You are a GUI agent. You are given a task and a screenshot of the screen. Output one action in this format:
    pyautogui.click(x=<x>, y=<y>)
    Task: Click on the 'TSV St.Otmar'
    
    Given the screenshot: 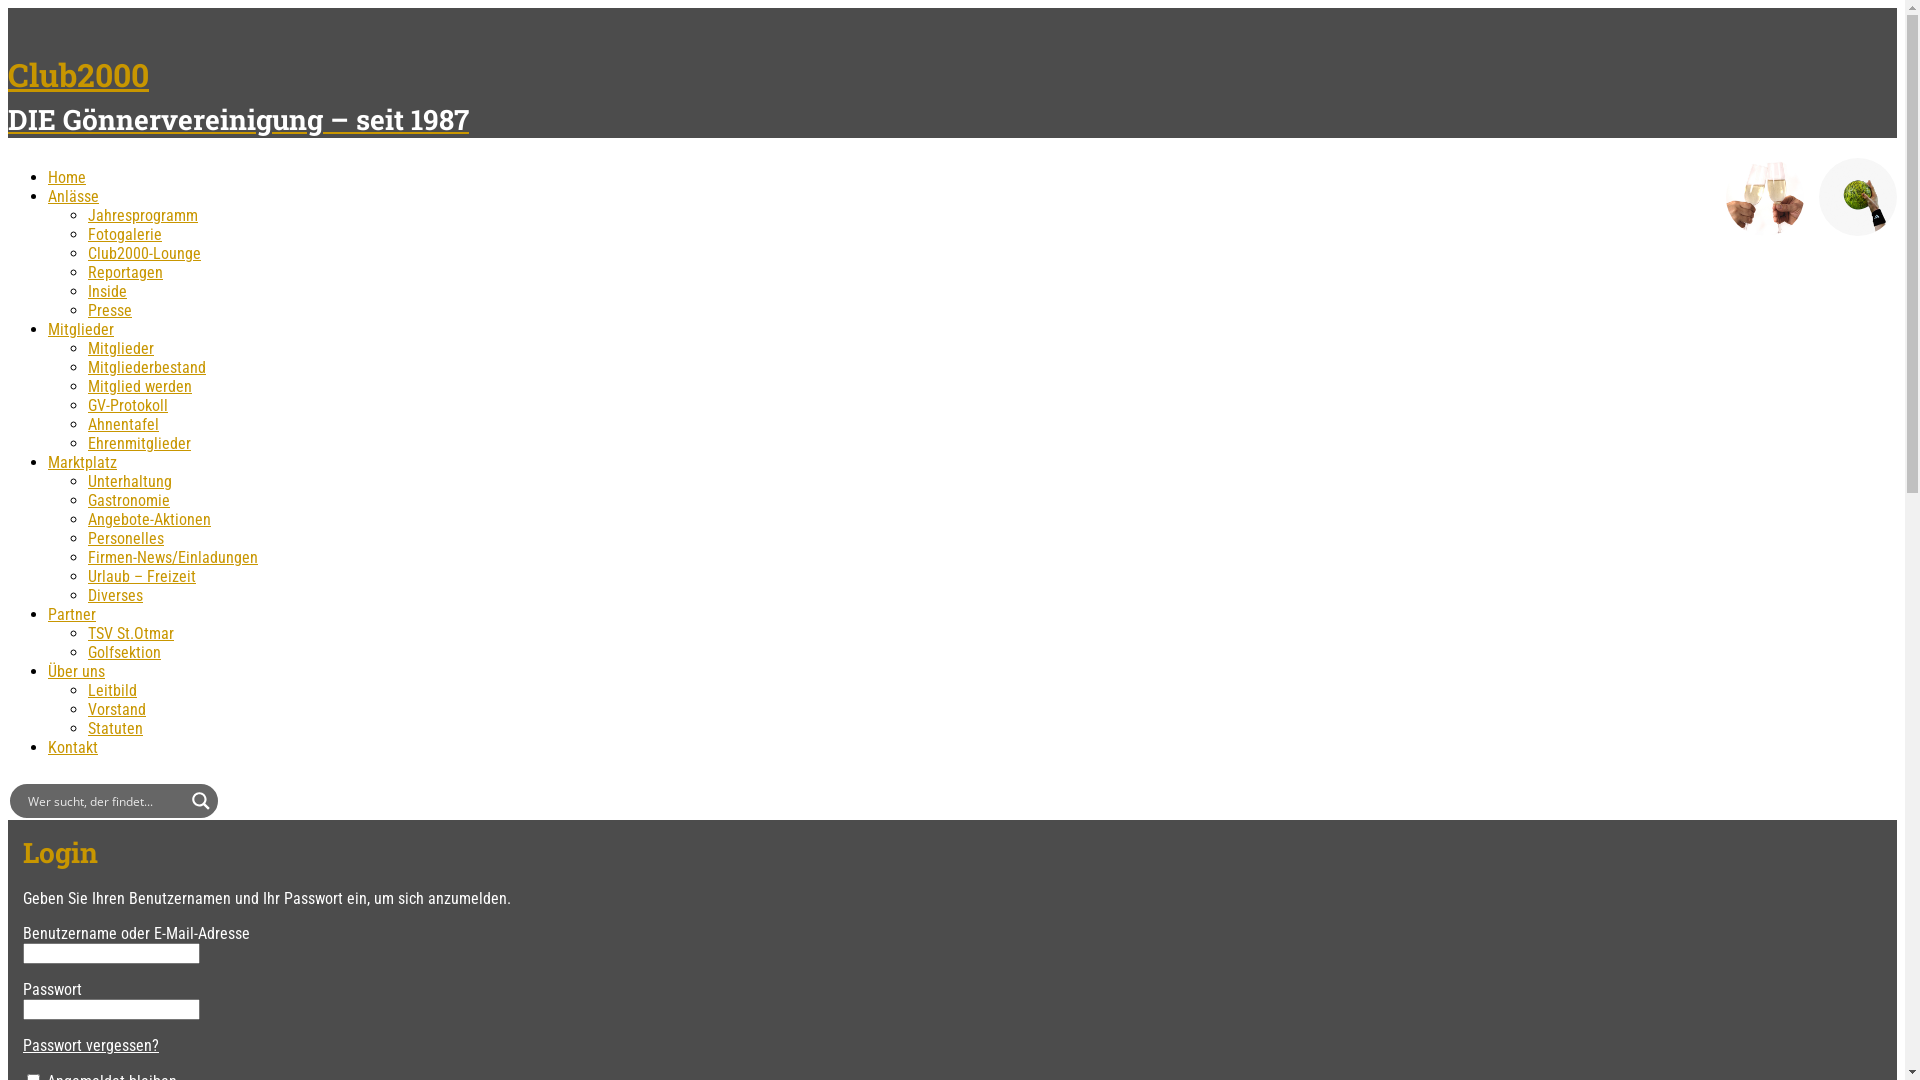 What is the action you would take?
    pyautogui.click(x=129, y=633)
    